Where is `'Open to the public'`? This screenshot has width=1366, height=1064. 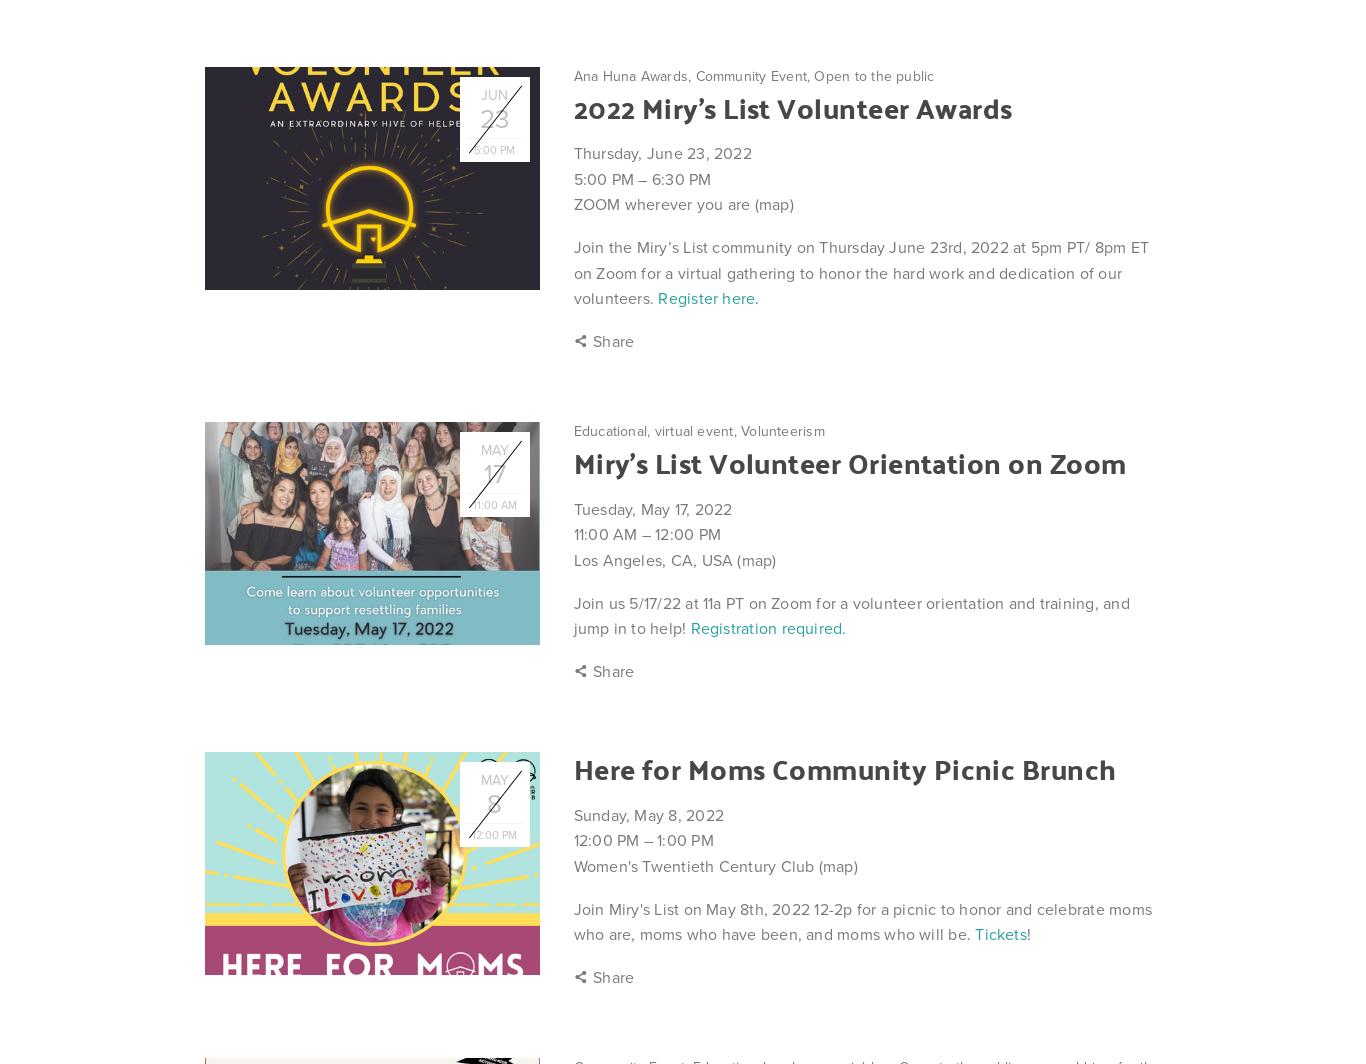 'Open to the public' is located at coordinates (872, 75).